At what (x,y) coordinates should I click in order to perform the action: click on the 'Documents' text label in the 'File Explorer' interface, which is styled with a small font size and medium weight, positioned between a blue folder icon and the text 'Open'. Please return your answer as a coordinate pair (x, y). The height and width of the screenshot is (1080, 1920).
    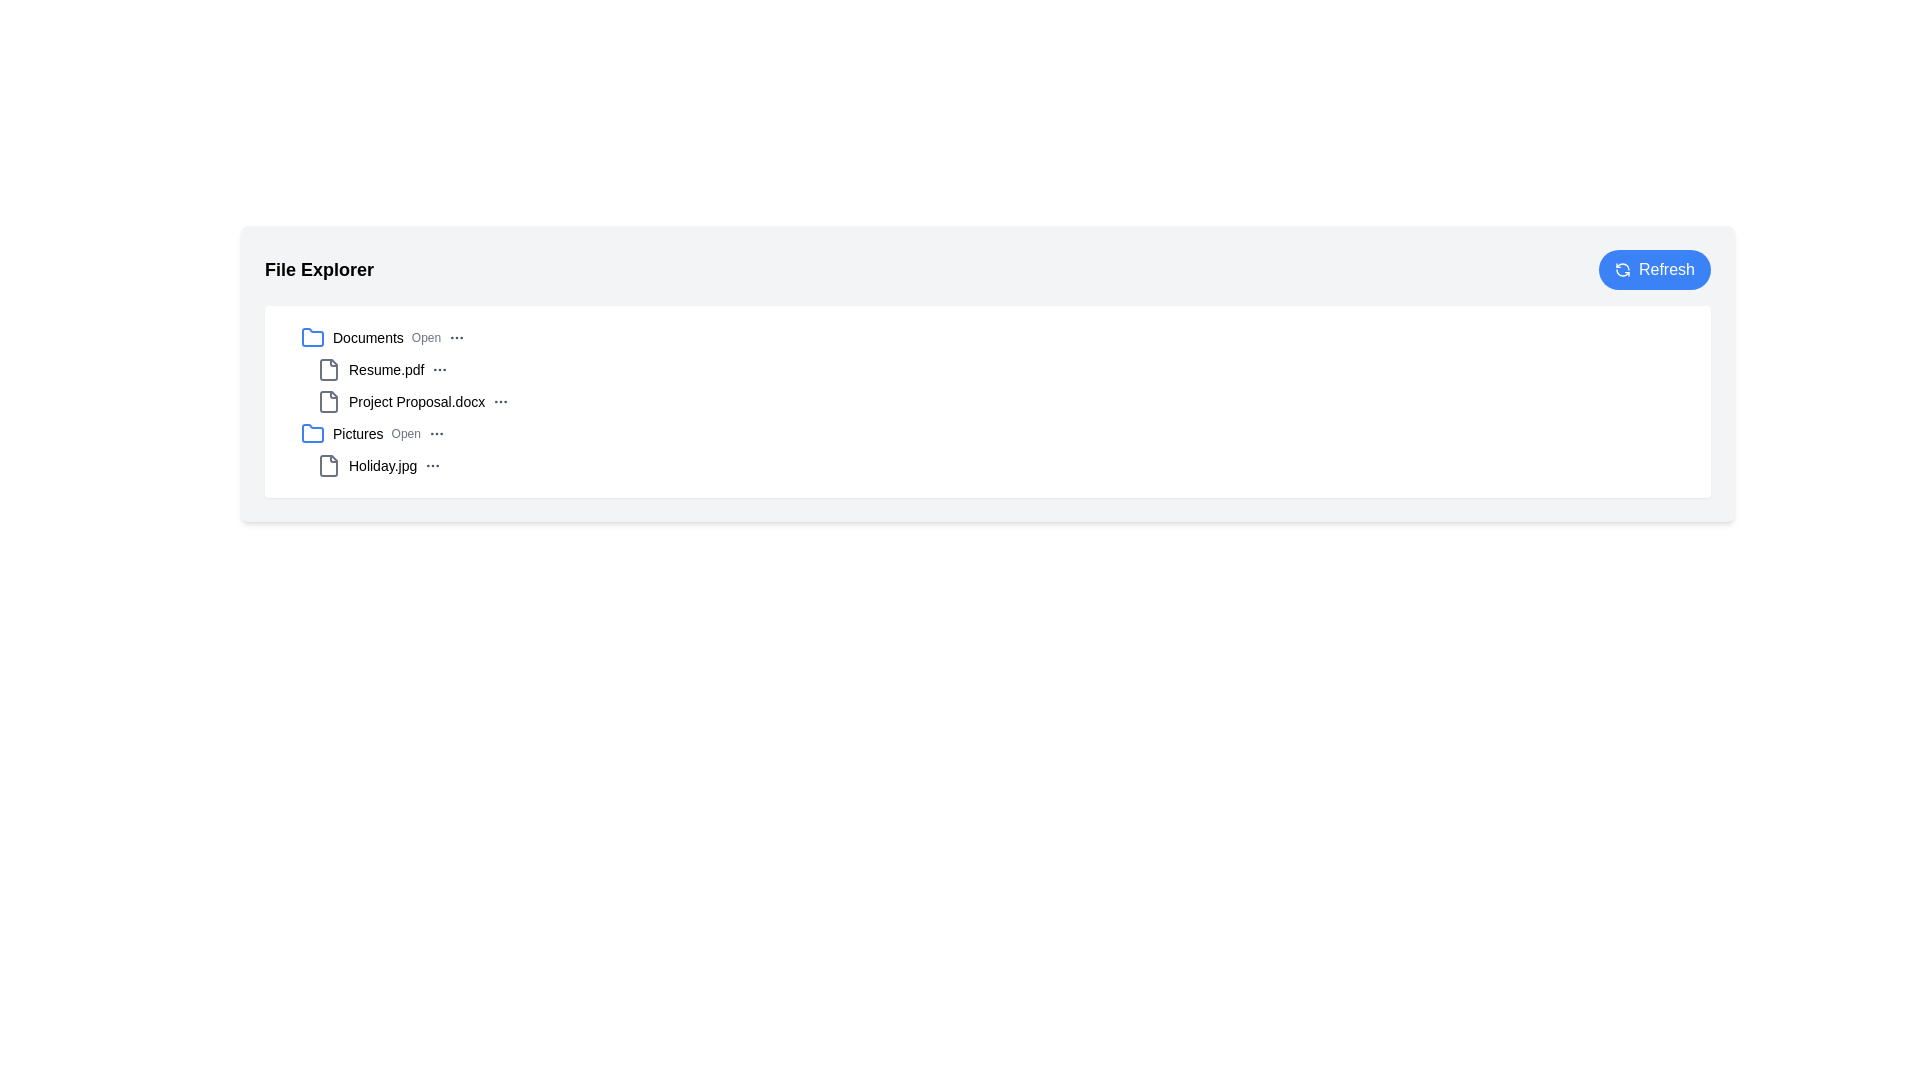
    Looking at the image, I should click on (368, 337).